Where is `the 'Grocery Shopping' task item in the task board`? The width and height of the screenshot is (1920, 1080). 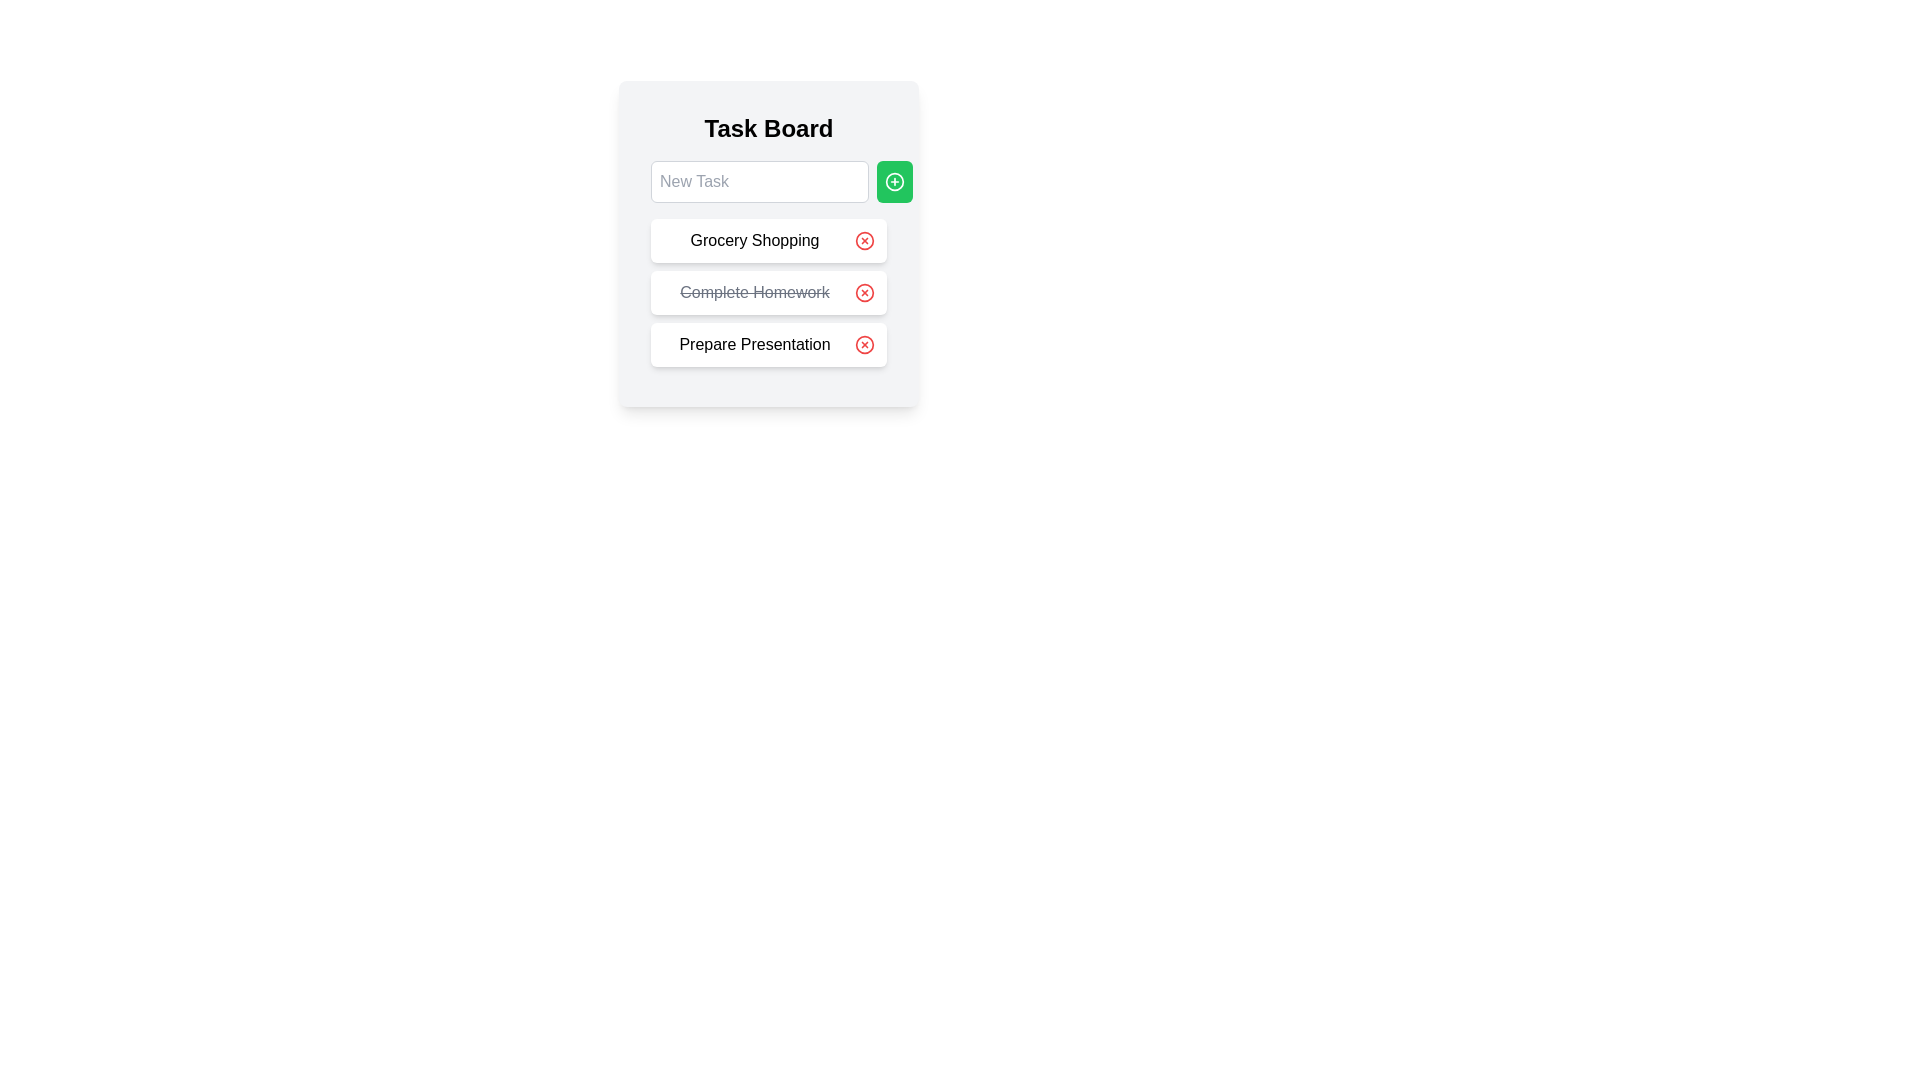 the 'Grocery Shopping' task item in the task board is located at coordinates (767, 239).